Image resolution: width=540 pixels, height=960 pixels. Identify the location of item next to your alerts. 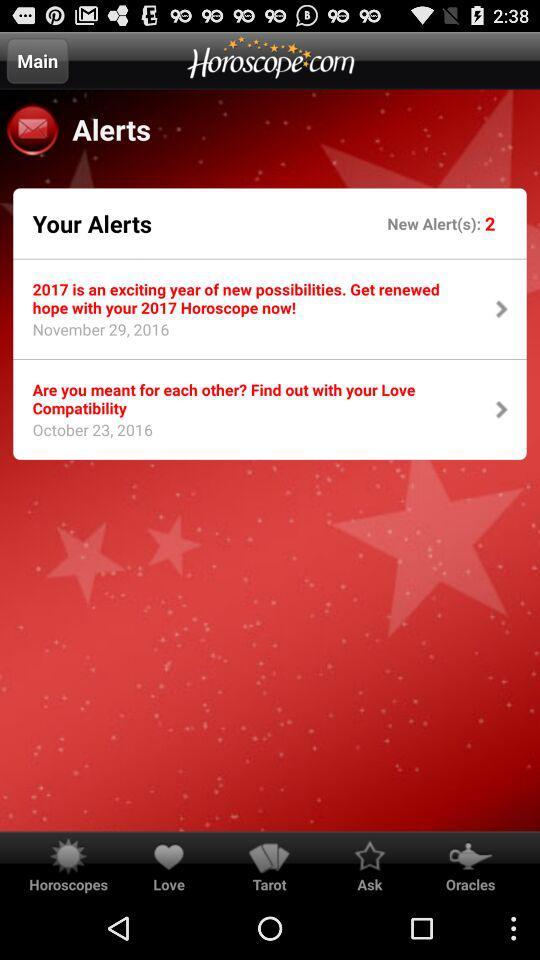
(435, 223).